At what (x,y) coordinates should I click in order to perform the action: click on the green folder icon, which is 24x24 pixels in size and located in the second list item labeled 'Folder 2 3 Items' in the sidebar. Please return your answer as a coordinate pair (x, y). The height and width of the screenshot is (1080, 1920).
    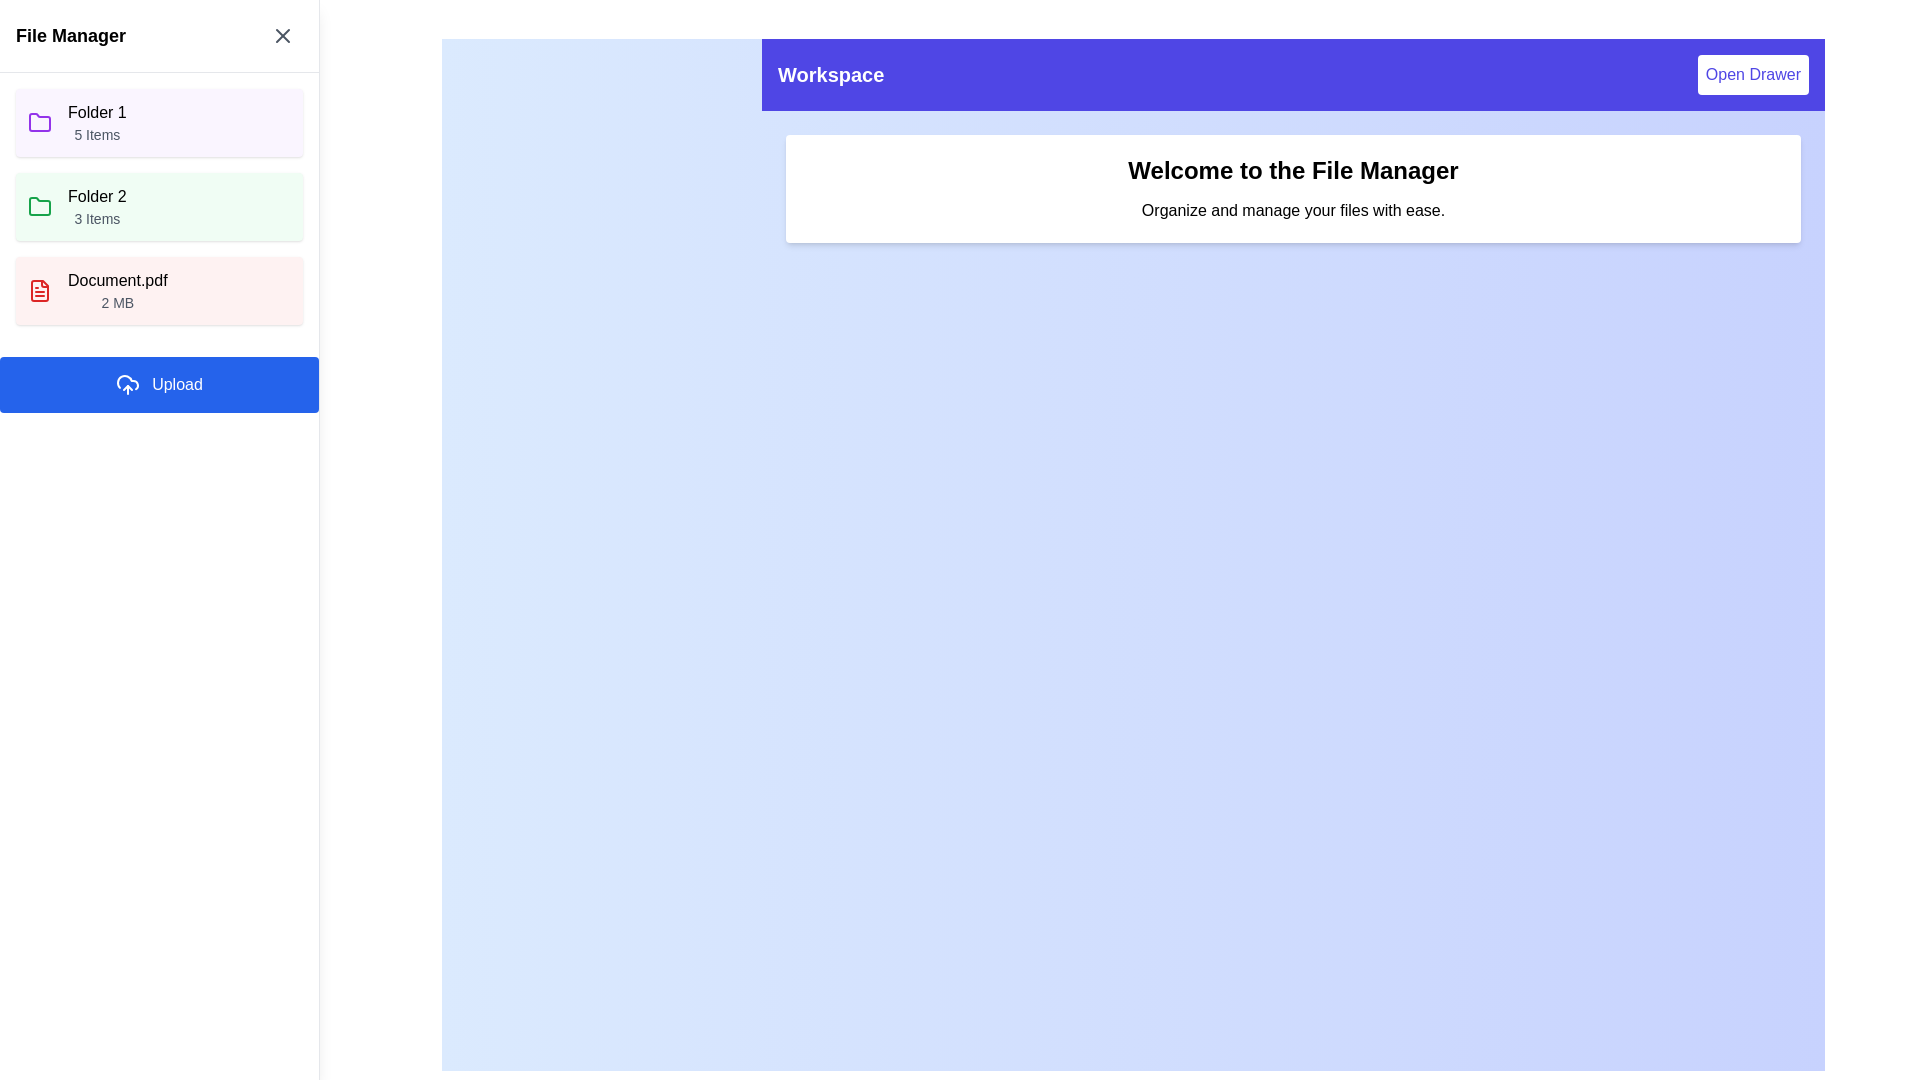
    Looking at the image, I should click on (39, 207).